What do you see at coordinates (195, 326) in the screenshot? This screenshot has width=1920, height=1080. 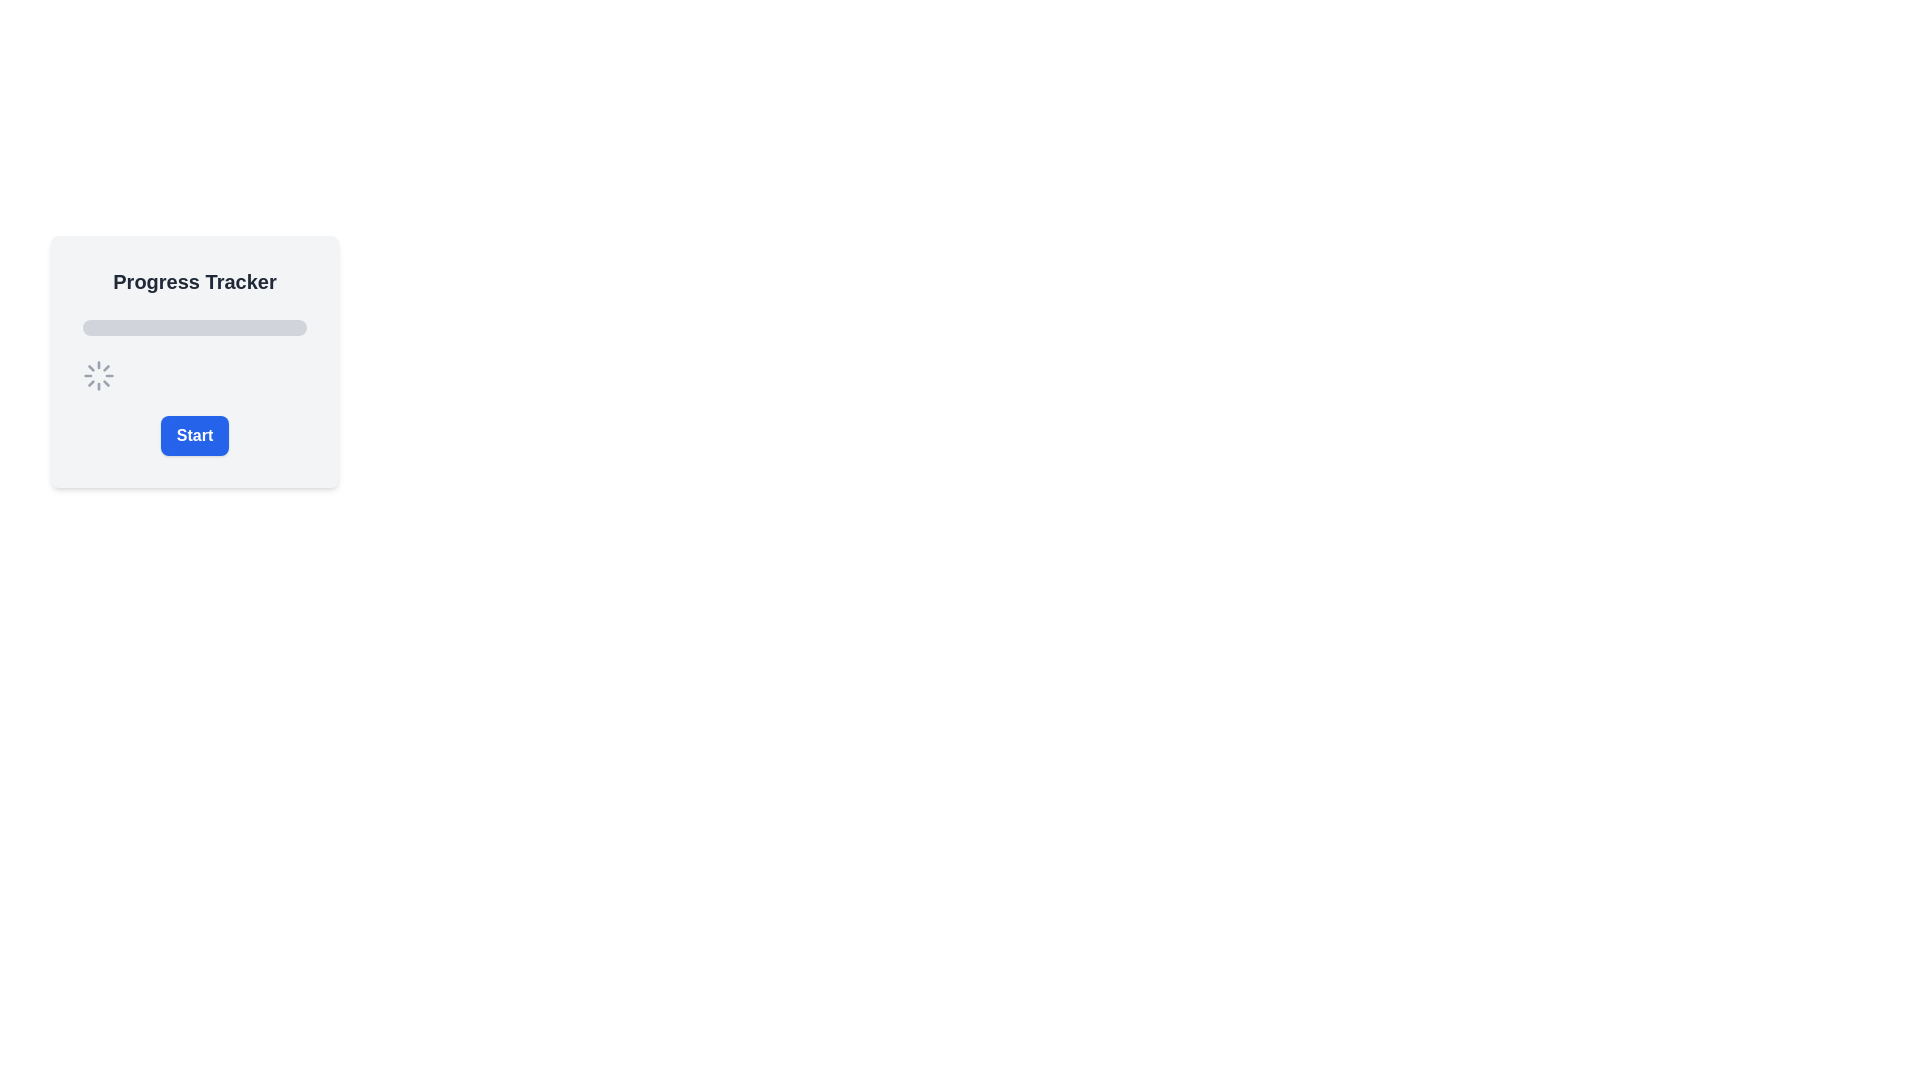 I see `the progress bar located within the 'Progress Tracker' card, which visually represents the progress of a task` at bounding box center [195, 326].